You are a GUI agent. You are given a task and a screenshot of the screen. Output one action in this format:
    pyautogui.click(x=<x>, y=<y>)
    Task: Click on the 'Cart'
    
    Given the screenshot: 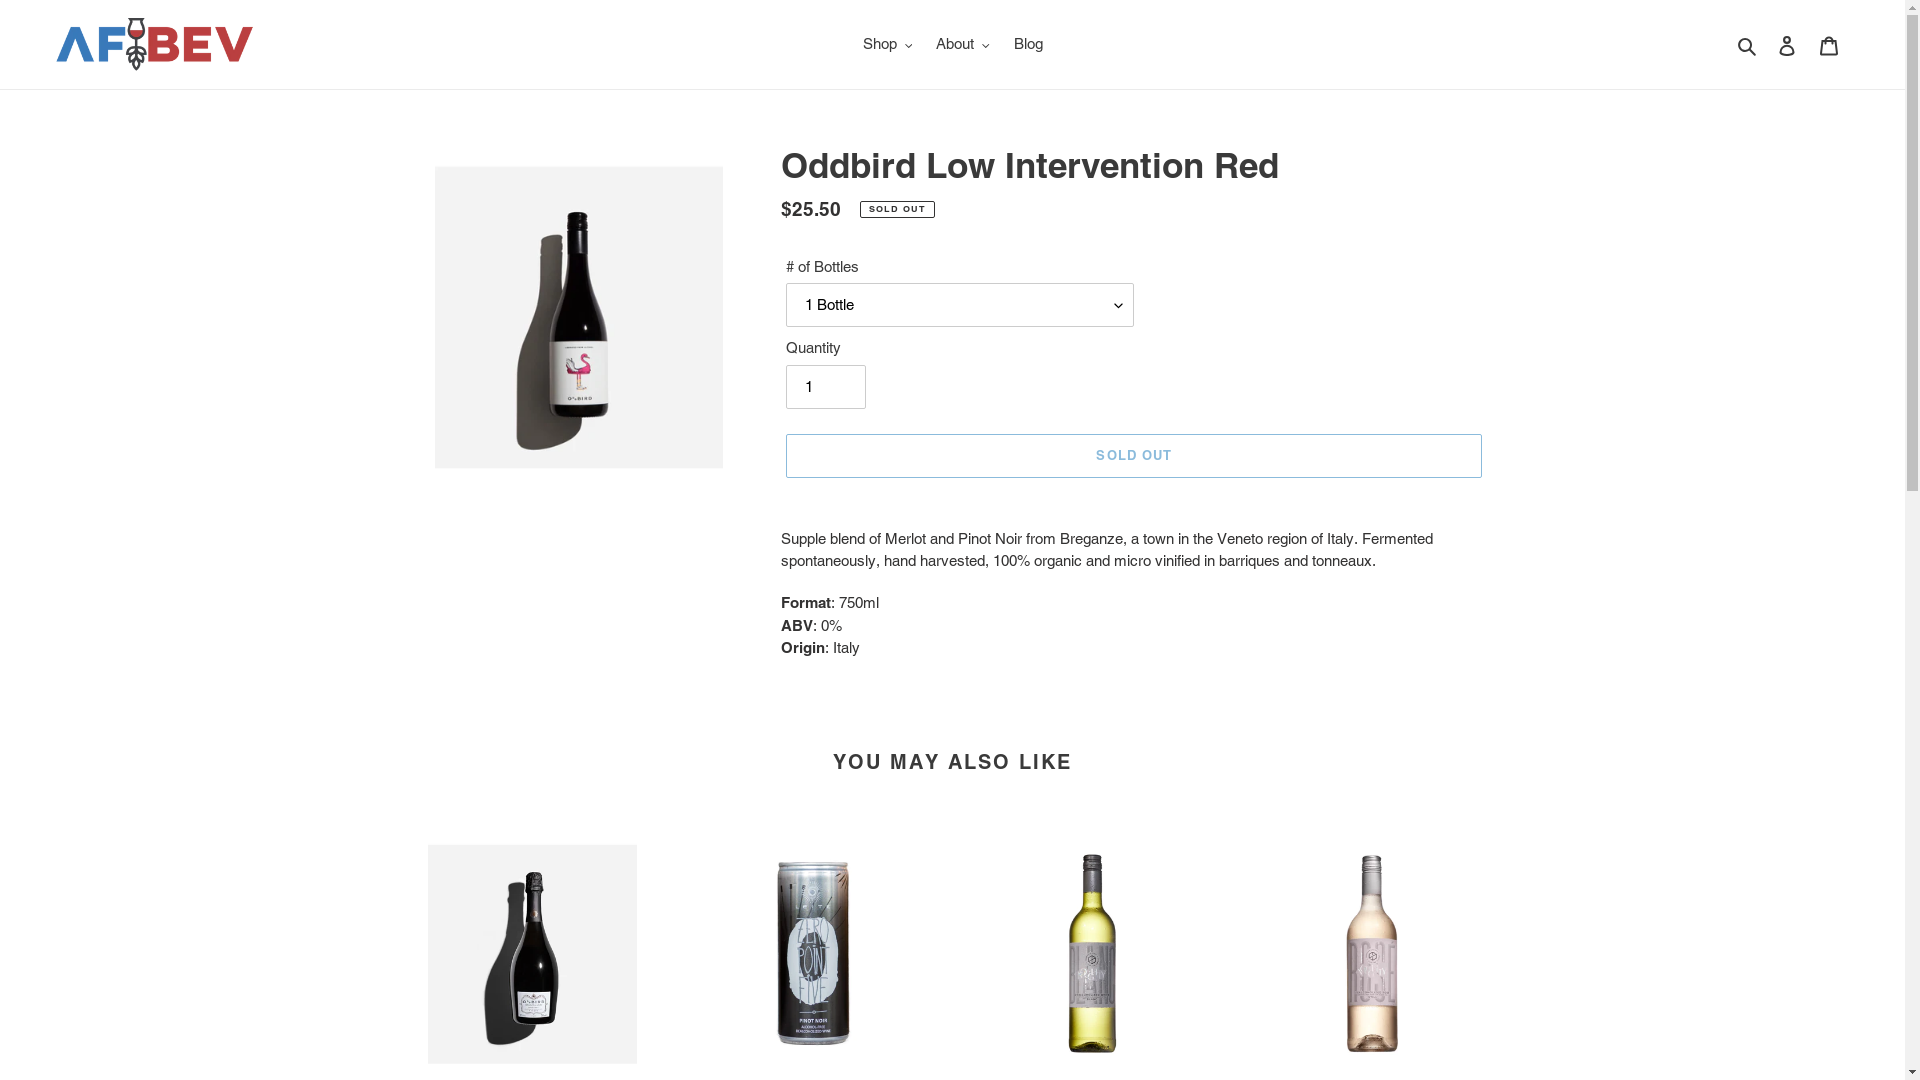 What is the action you would take?
    pyautogui.click(x=1828, y=44)
    